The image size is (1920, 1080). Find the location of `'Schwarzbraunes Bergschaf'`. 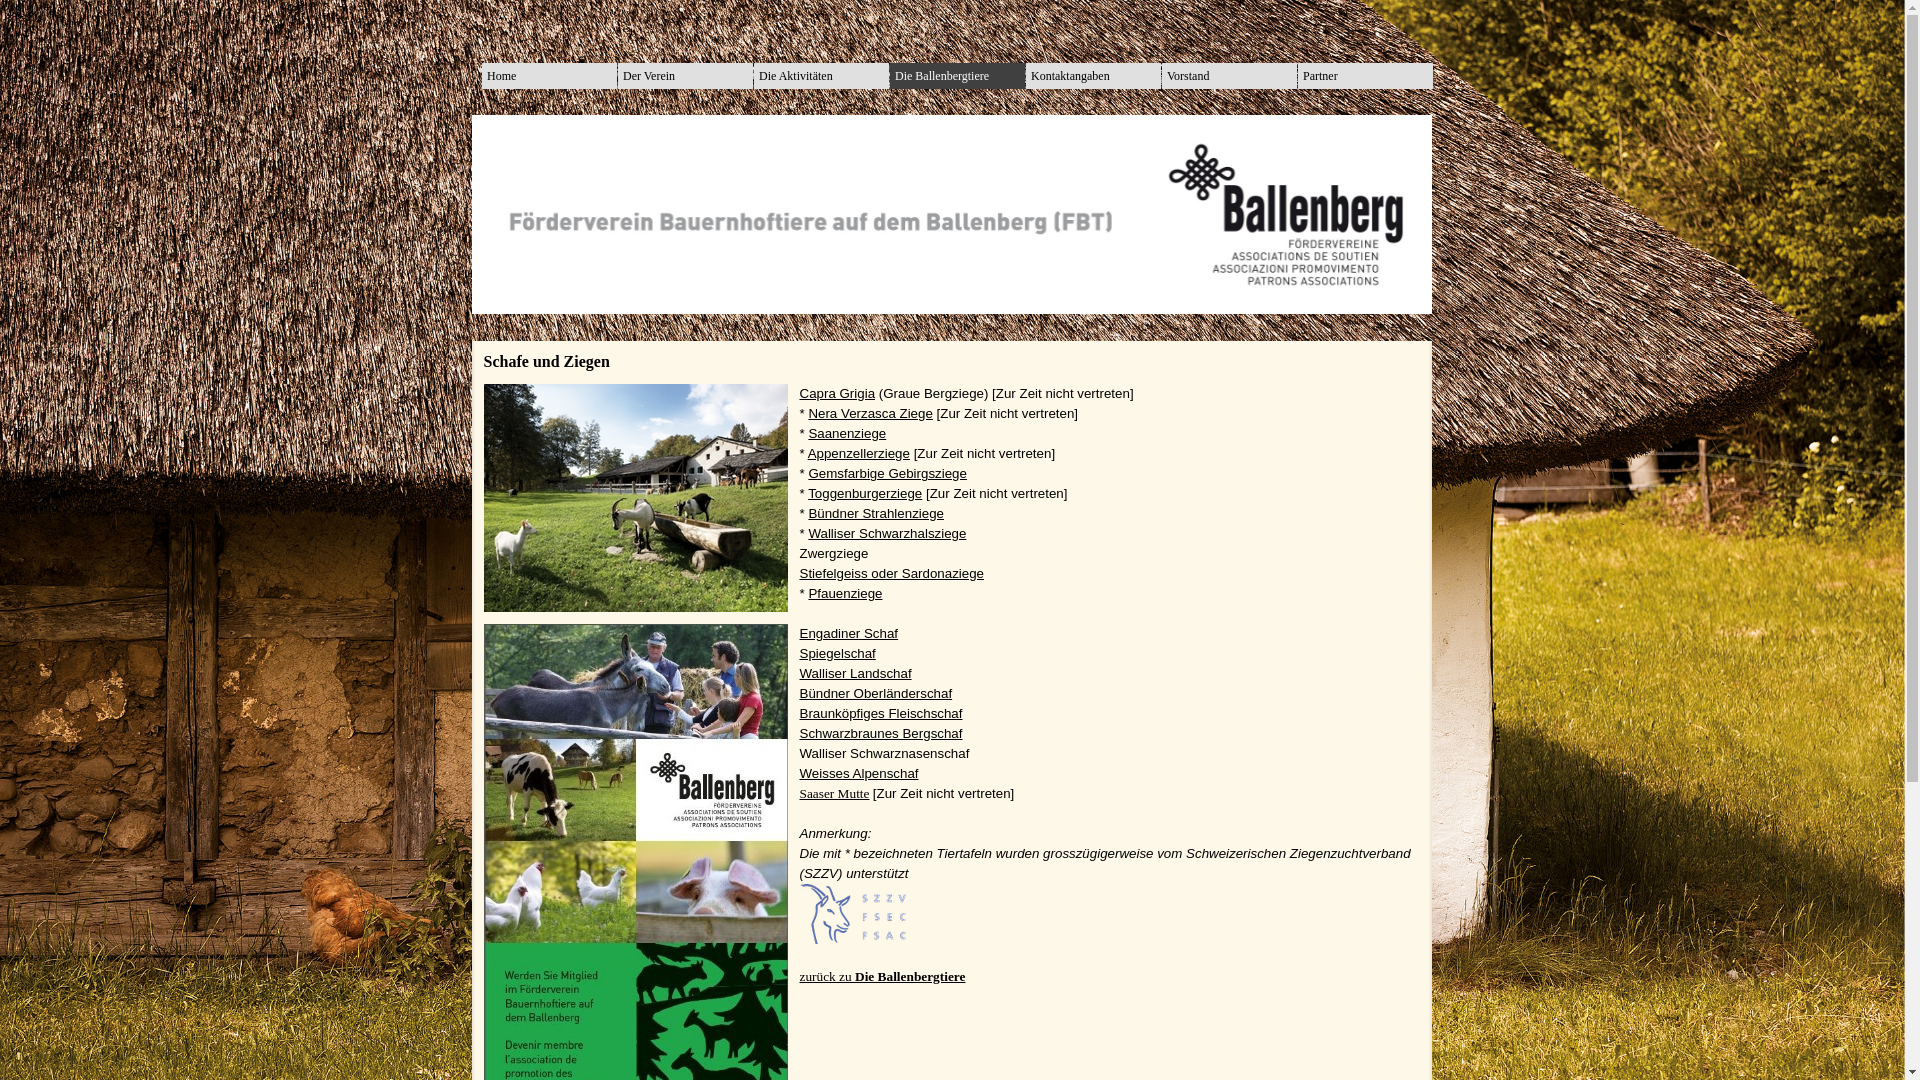

'Schwarzbraunes Bergschaf' is located at coordinates (880, 733).